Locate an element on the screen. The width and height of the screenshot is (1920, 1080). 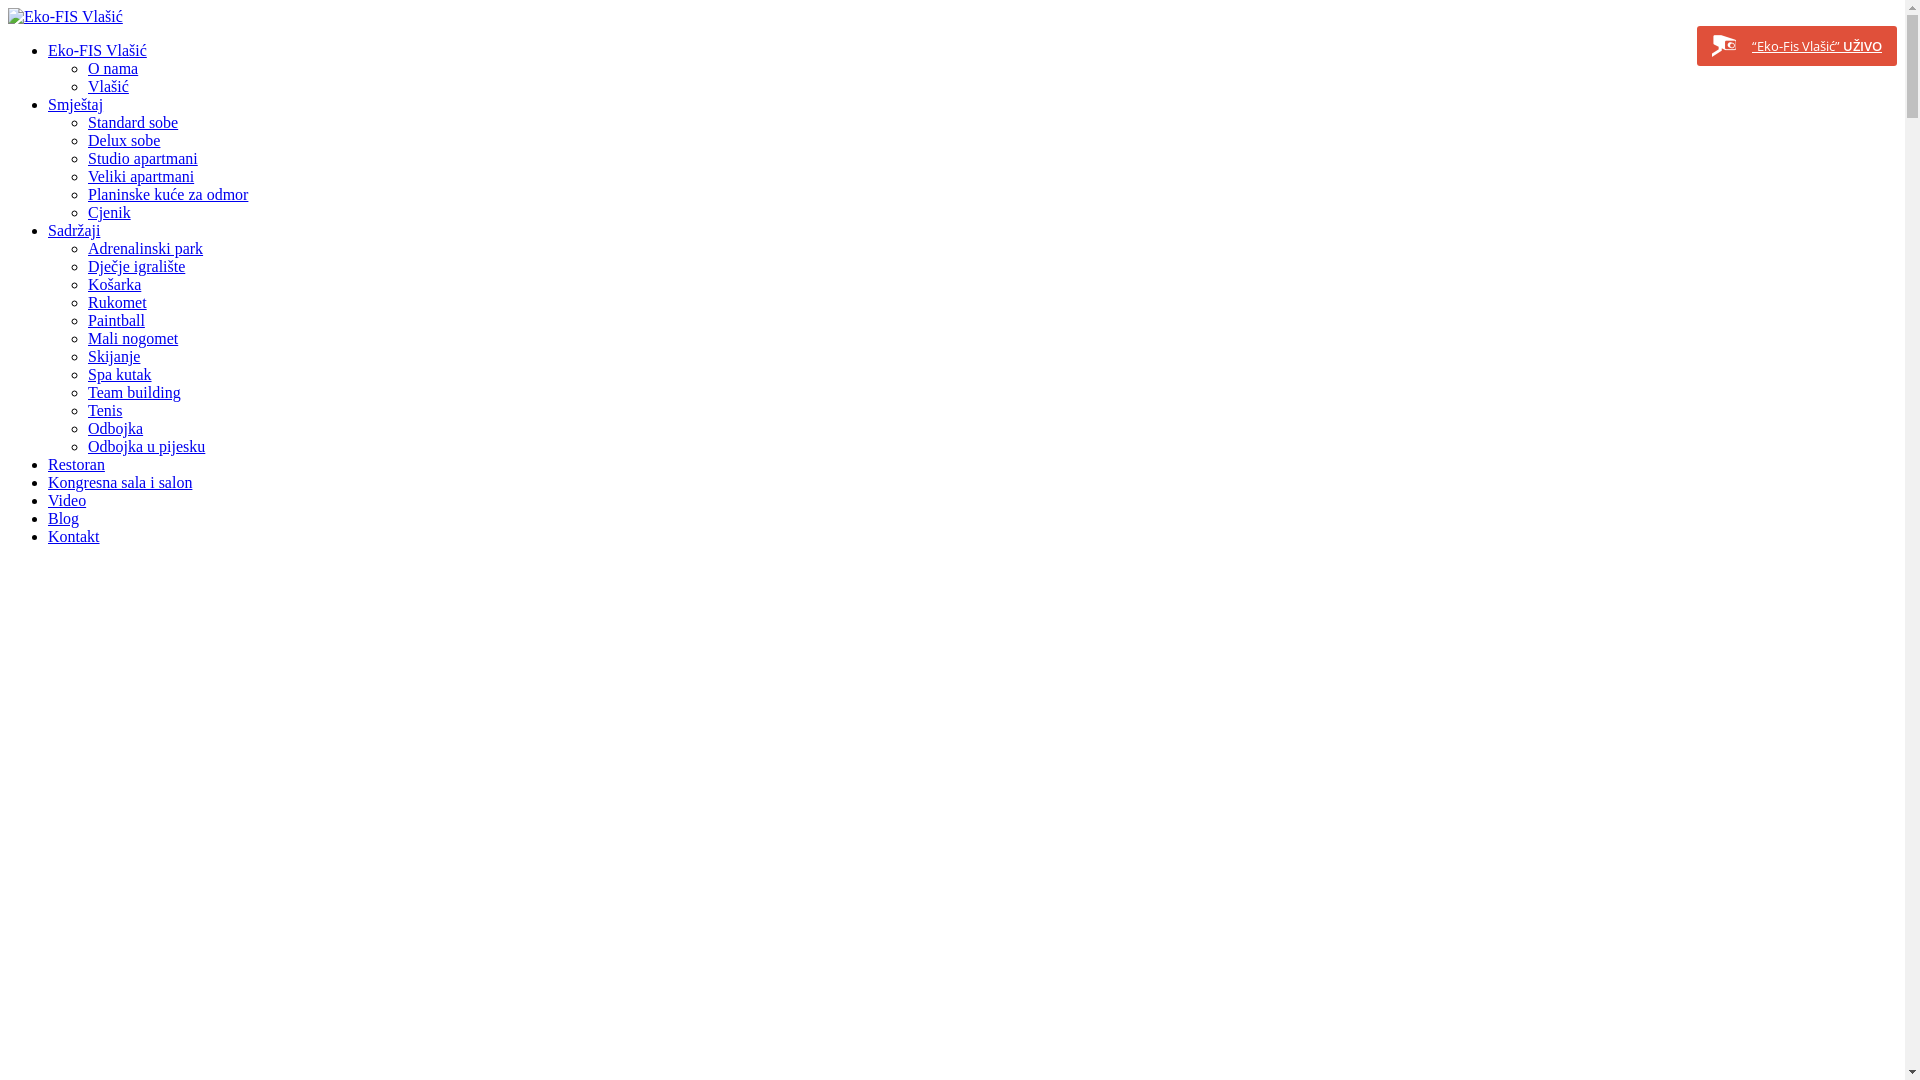
'Paintball' is located at coordinates (115, 319).